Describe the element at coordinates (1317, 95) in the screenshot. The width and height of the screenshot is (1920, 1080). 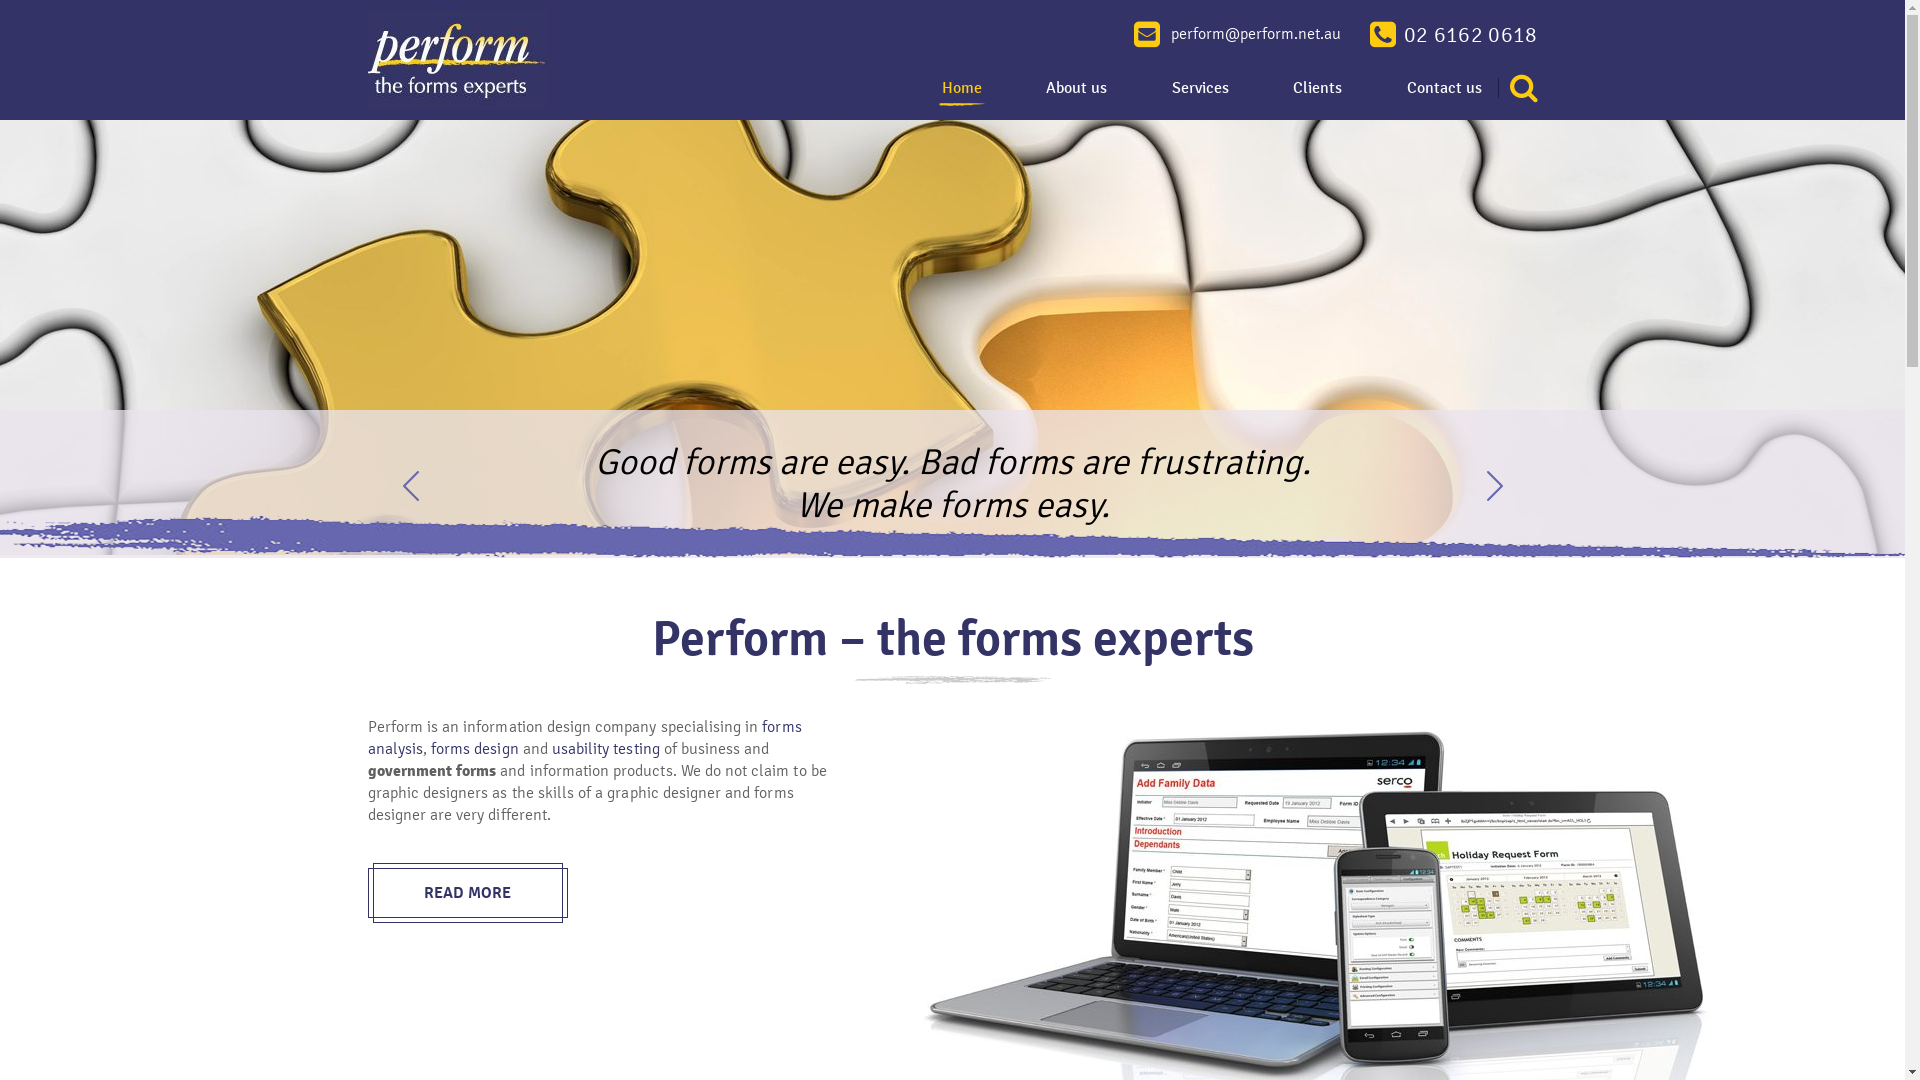
I see `'Clients'` at that location.